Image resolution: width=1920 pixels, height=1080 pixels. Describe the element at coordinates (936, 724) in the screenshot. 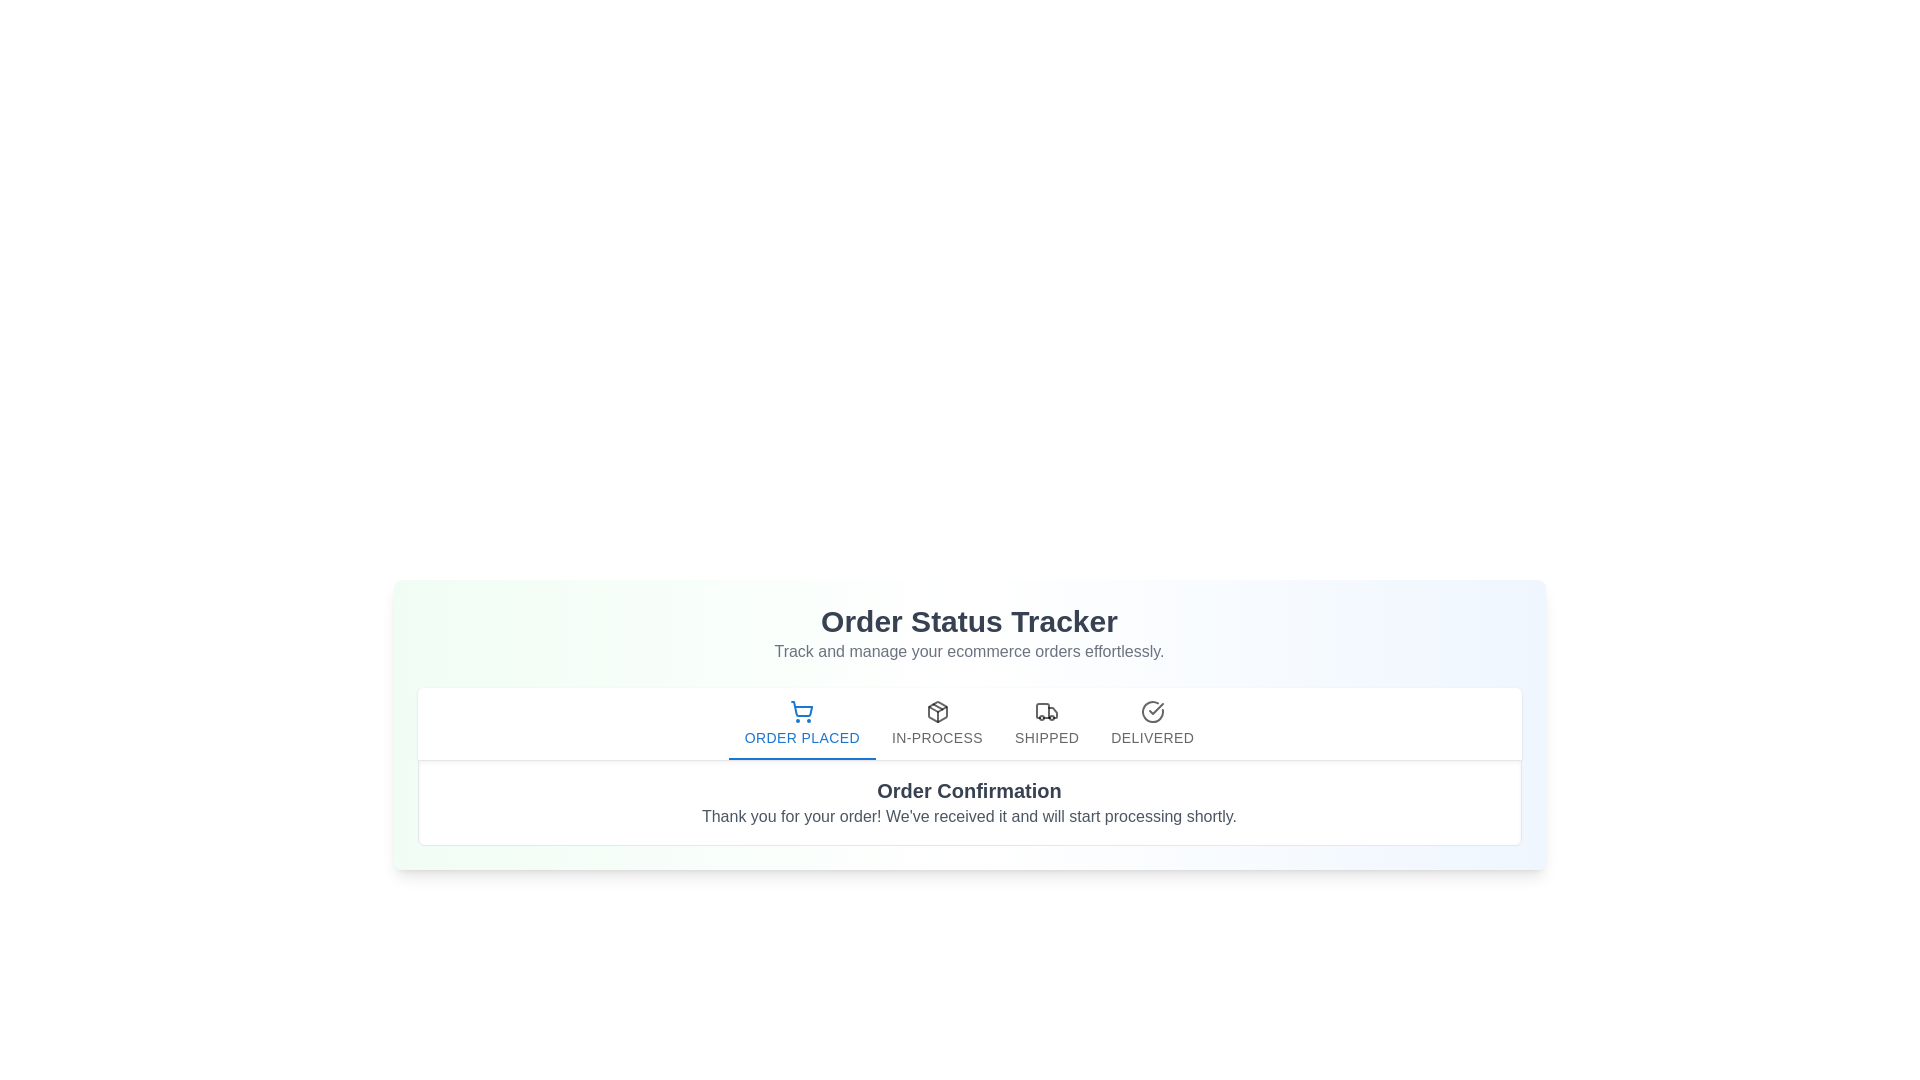

I see `the 'In-Process' Navigation Tab Button` at that location.